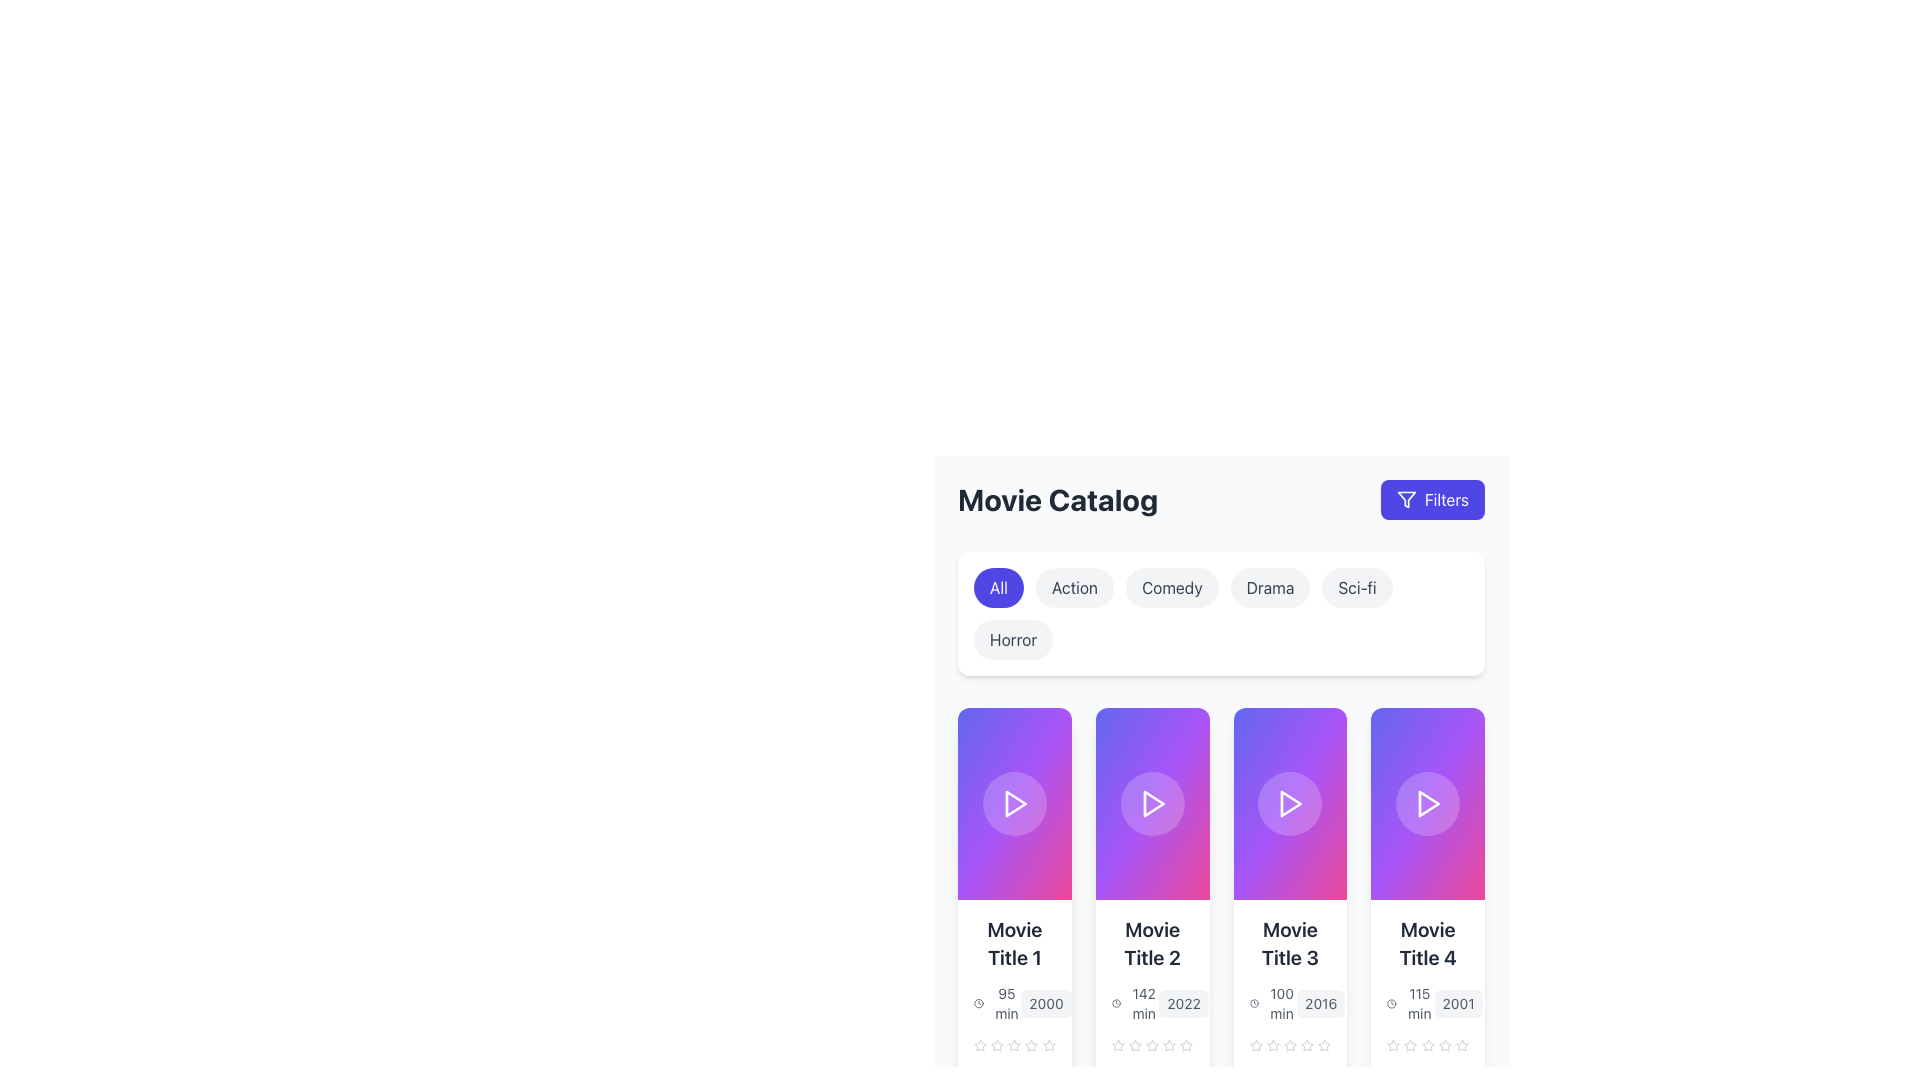  Describe the element at coordinates (1445, 1044) in the screenshot. I see `the first star rating icon in the interactive rating mechanism for 'Movie Title 4'` at that location.